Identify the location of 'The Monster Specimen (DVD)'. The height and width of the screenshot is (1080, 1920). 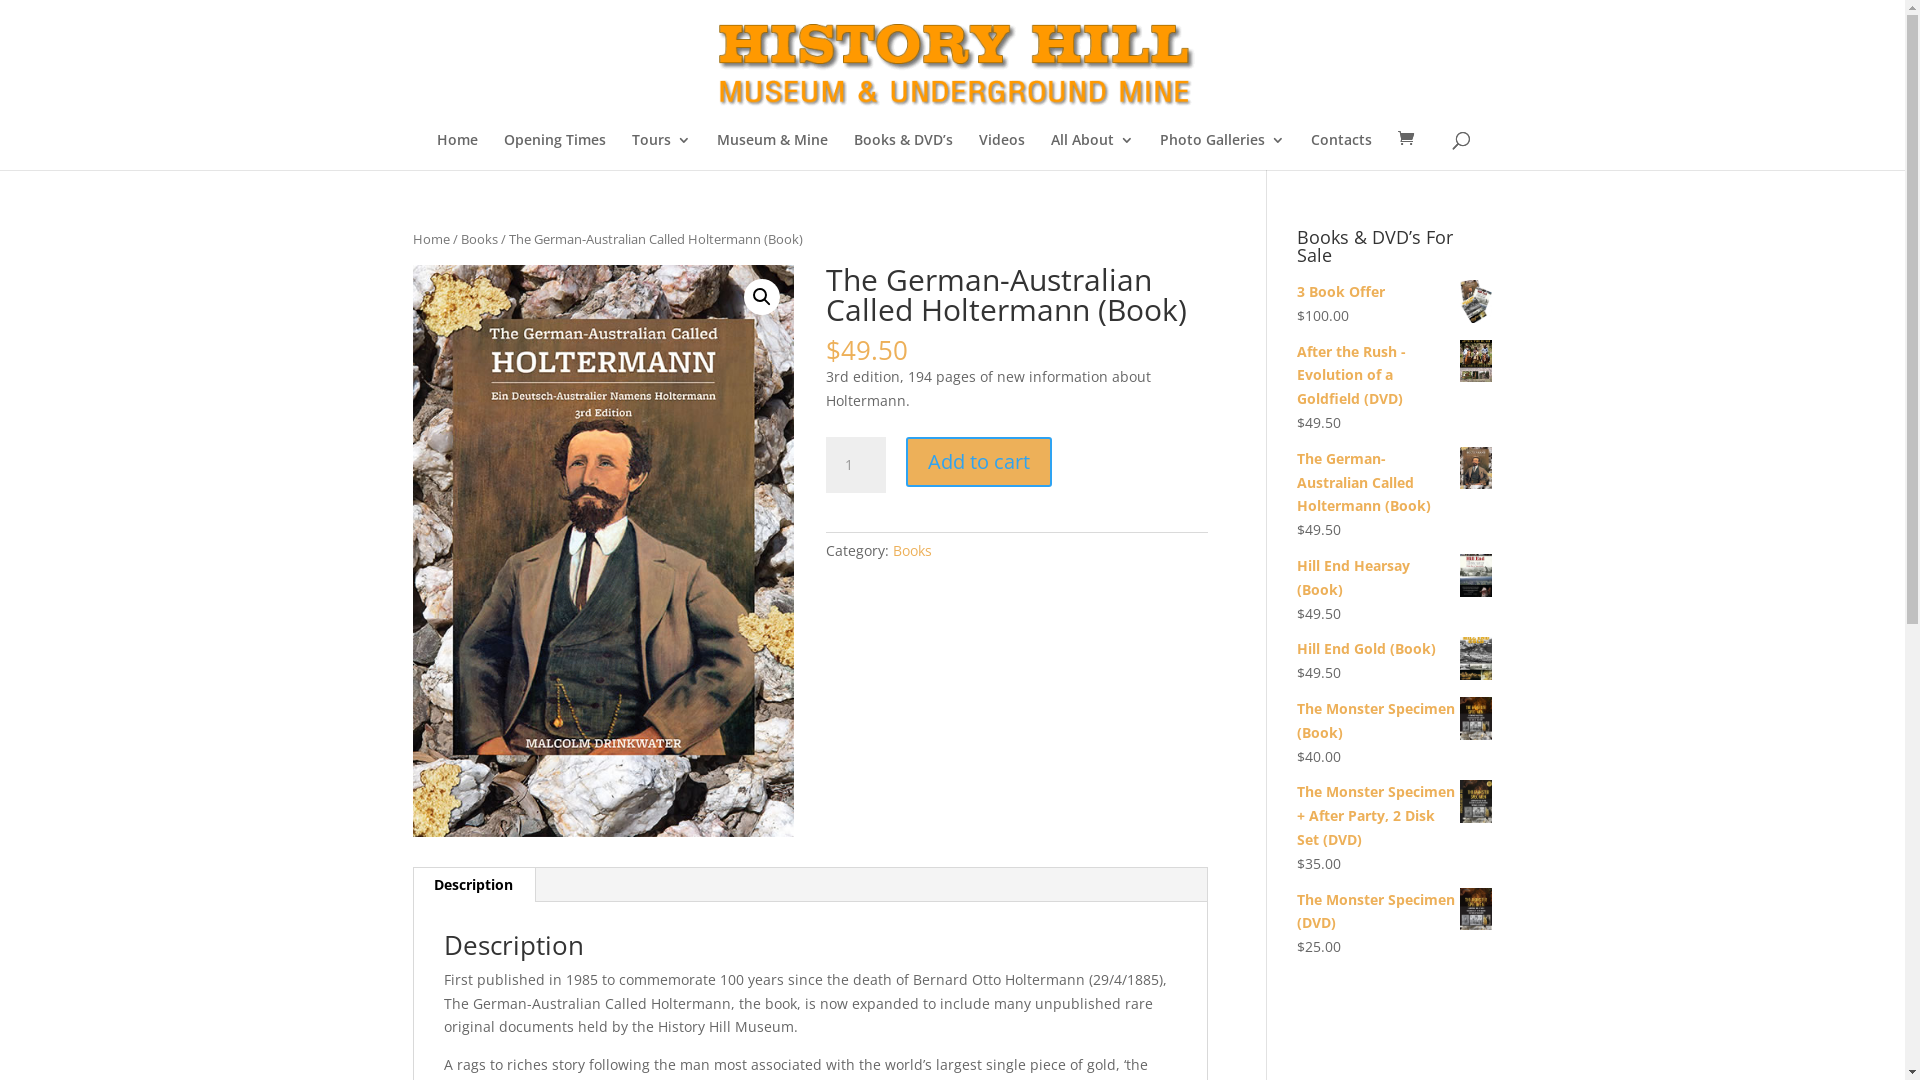
(1393, 911).